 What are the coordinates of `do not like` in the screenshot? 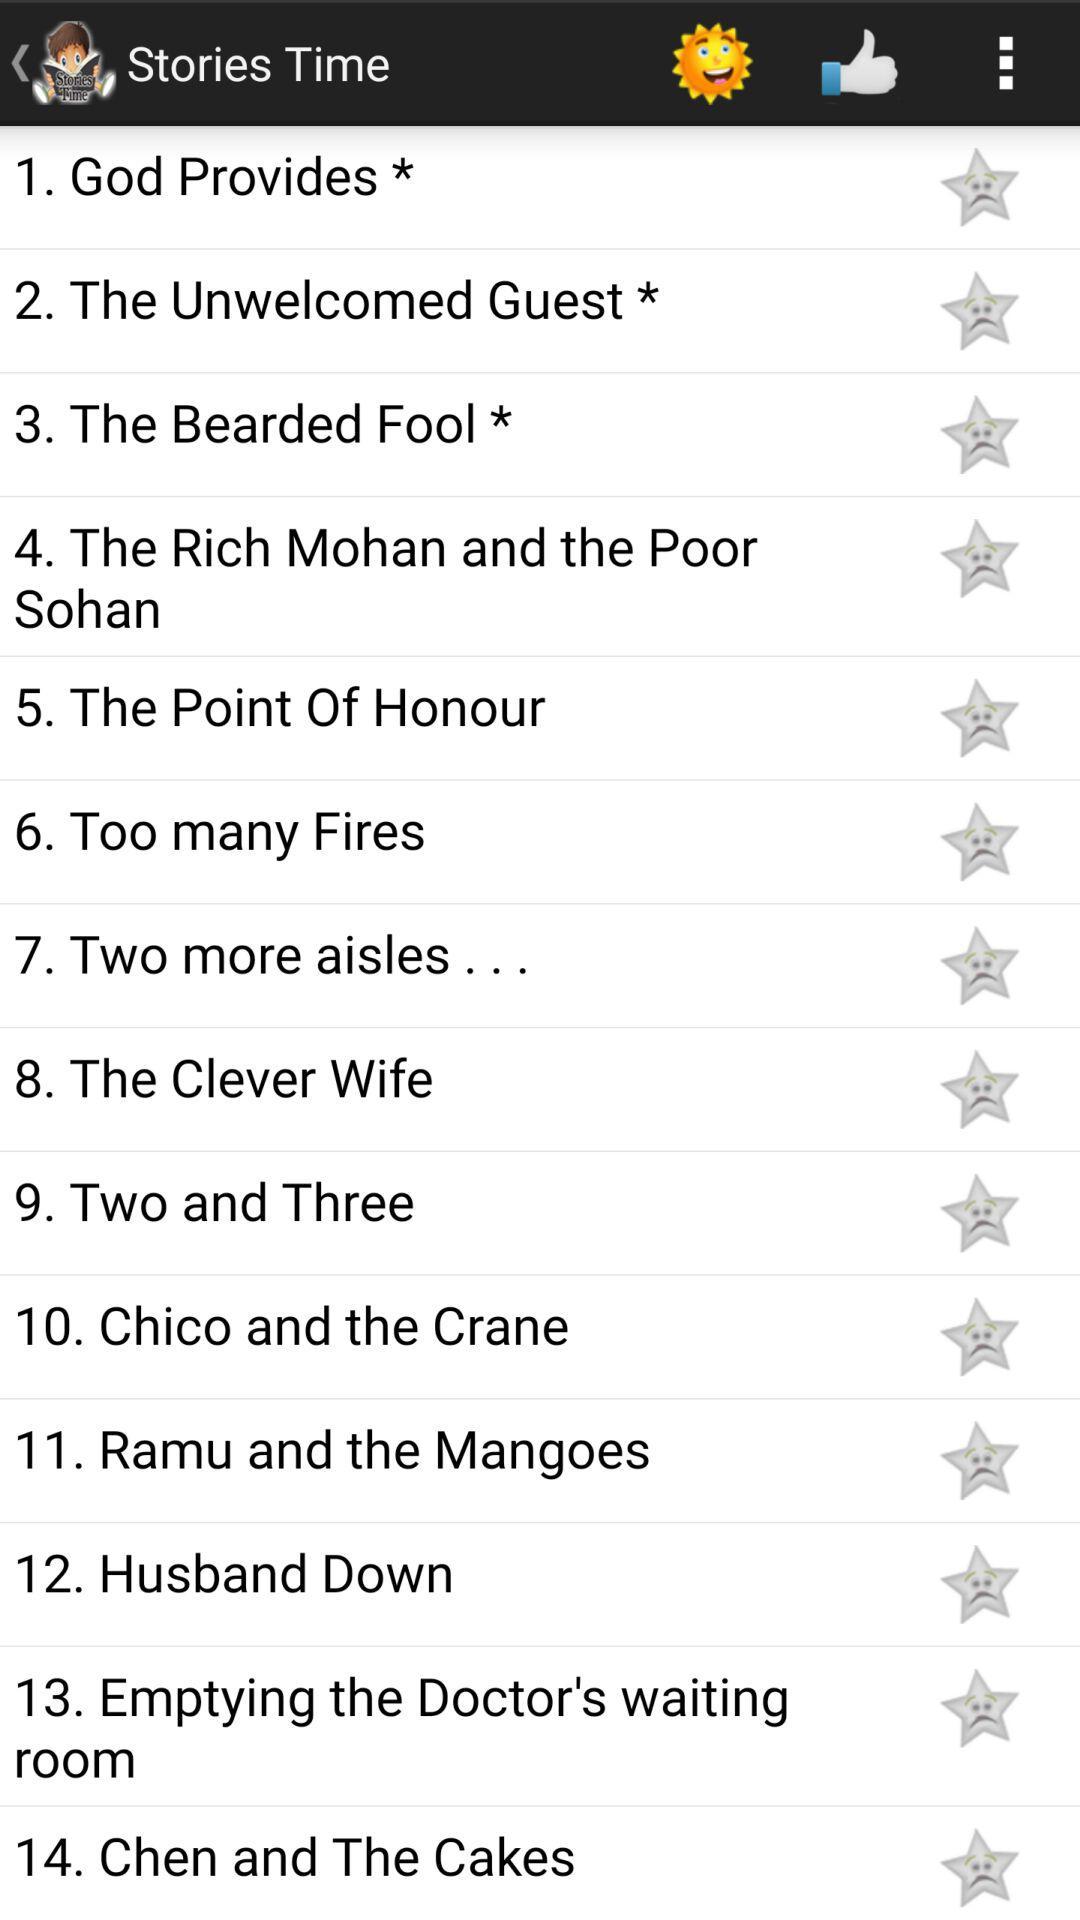 It's located at (978, 1583).